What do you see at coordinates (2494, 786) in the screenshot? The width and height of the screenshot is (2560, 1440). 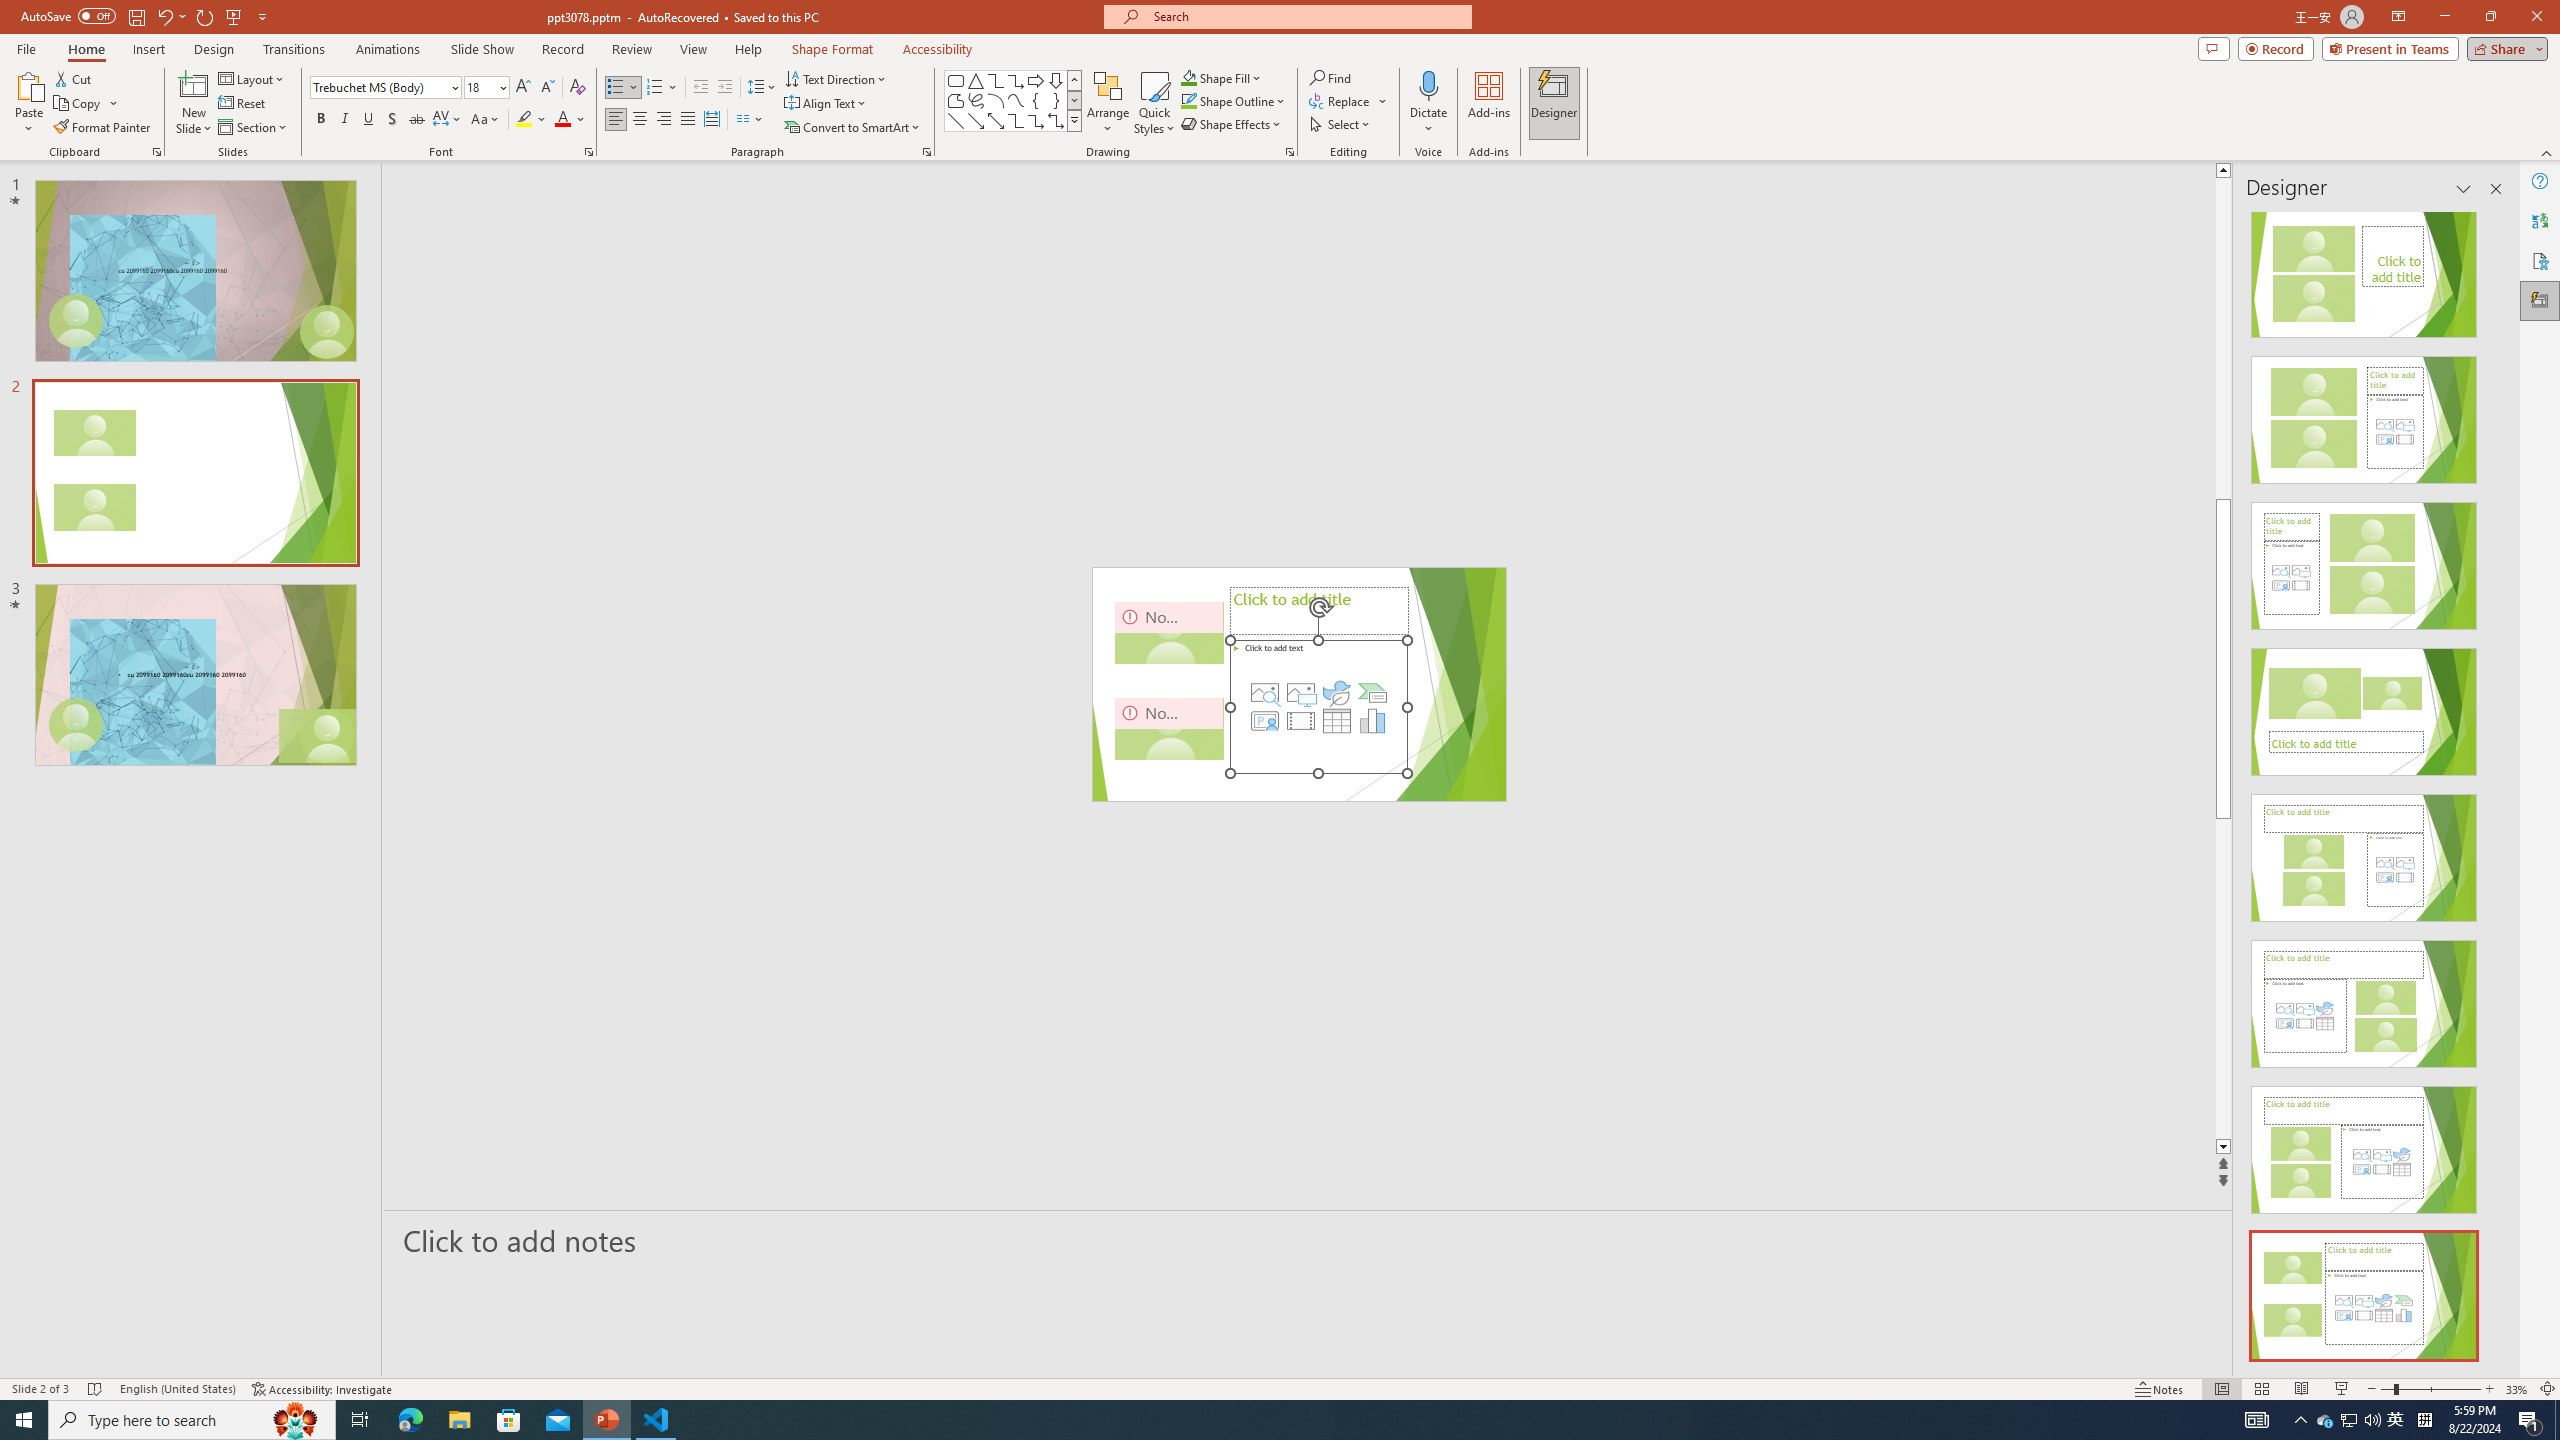 I see `'Class: NetUIScrollBar'` at bounding box center [2494, 786].